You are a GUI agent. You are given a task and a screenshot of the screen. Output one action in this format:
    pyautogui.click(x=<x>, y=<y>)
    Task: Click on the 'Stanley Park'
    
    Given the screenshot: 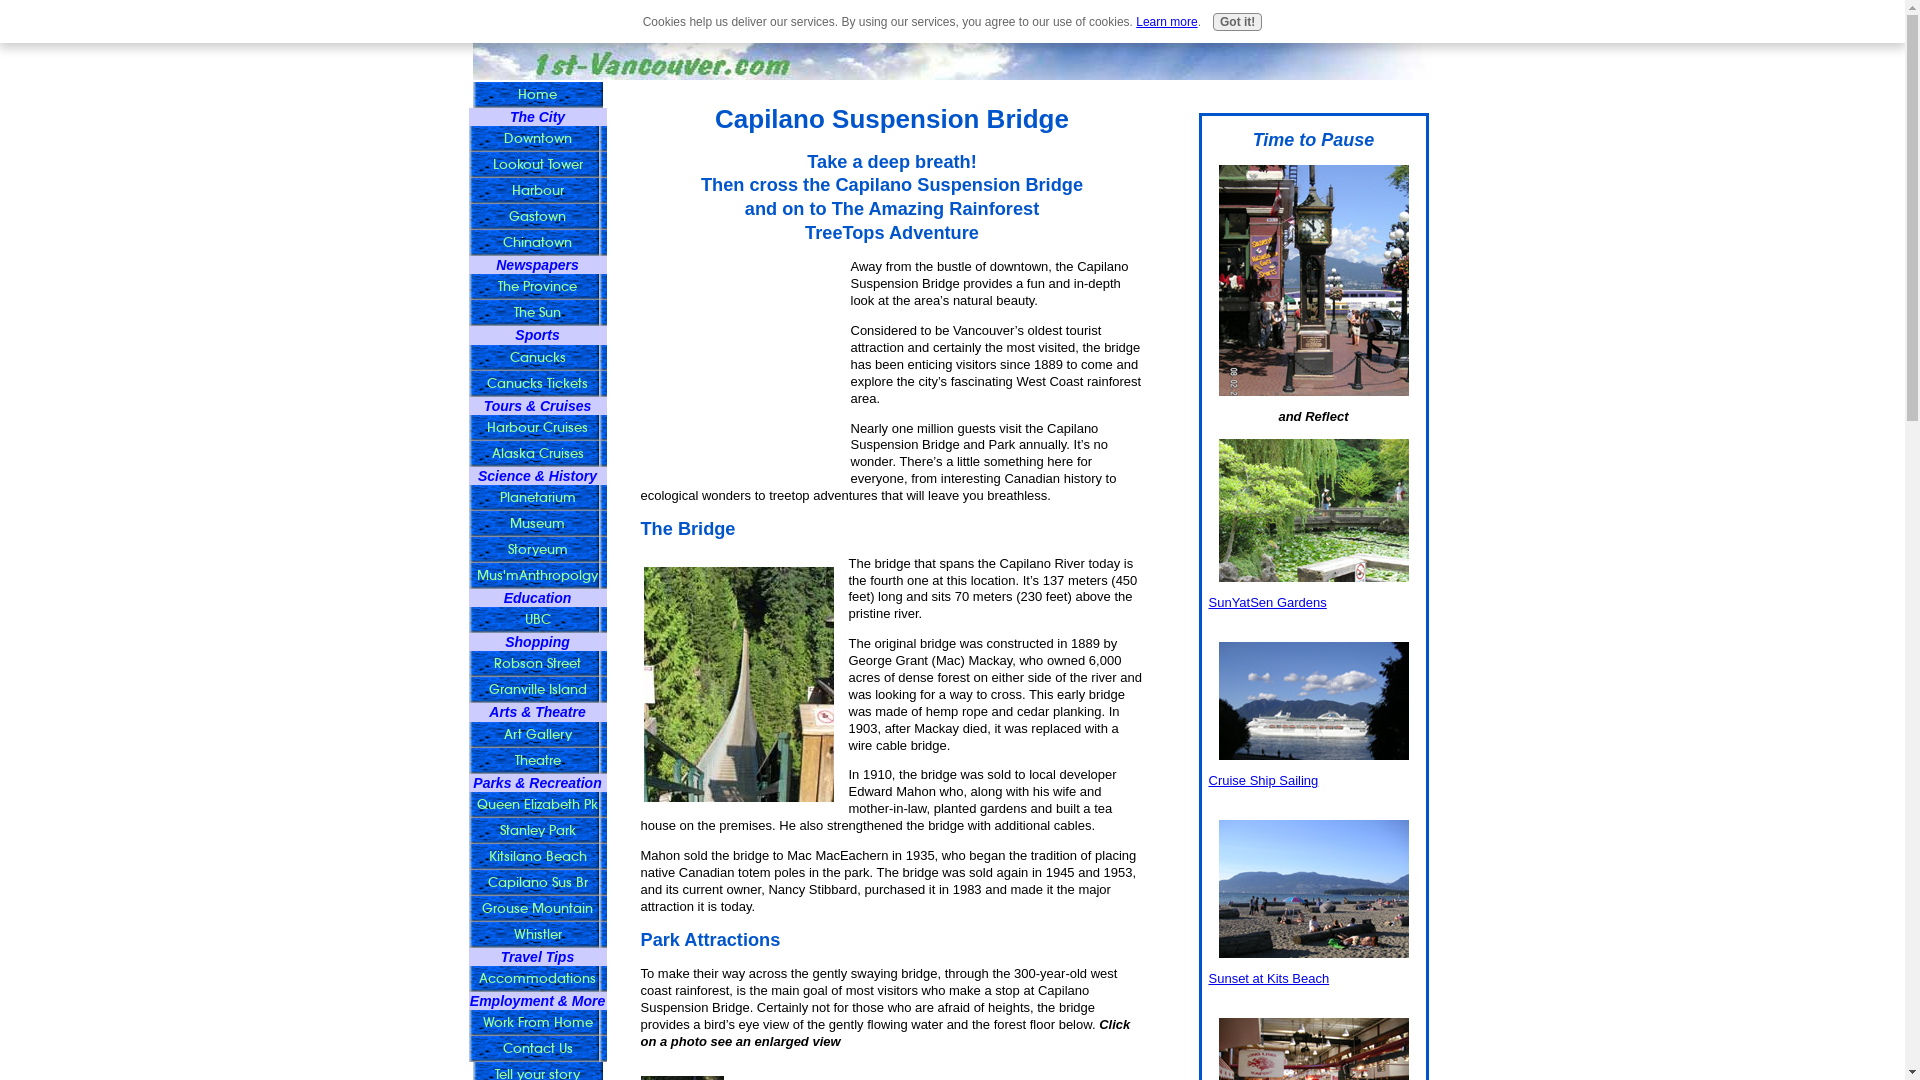 What is the action you would take?
    pyautogui.click(x=537, y=830)
    